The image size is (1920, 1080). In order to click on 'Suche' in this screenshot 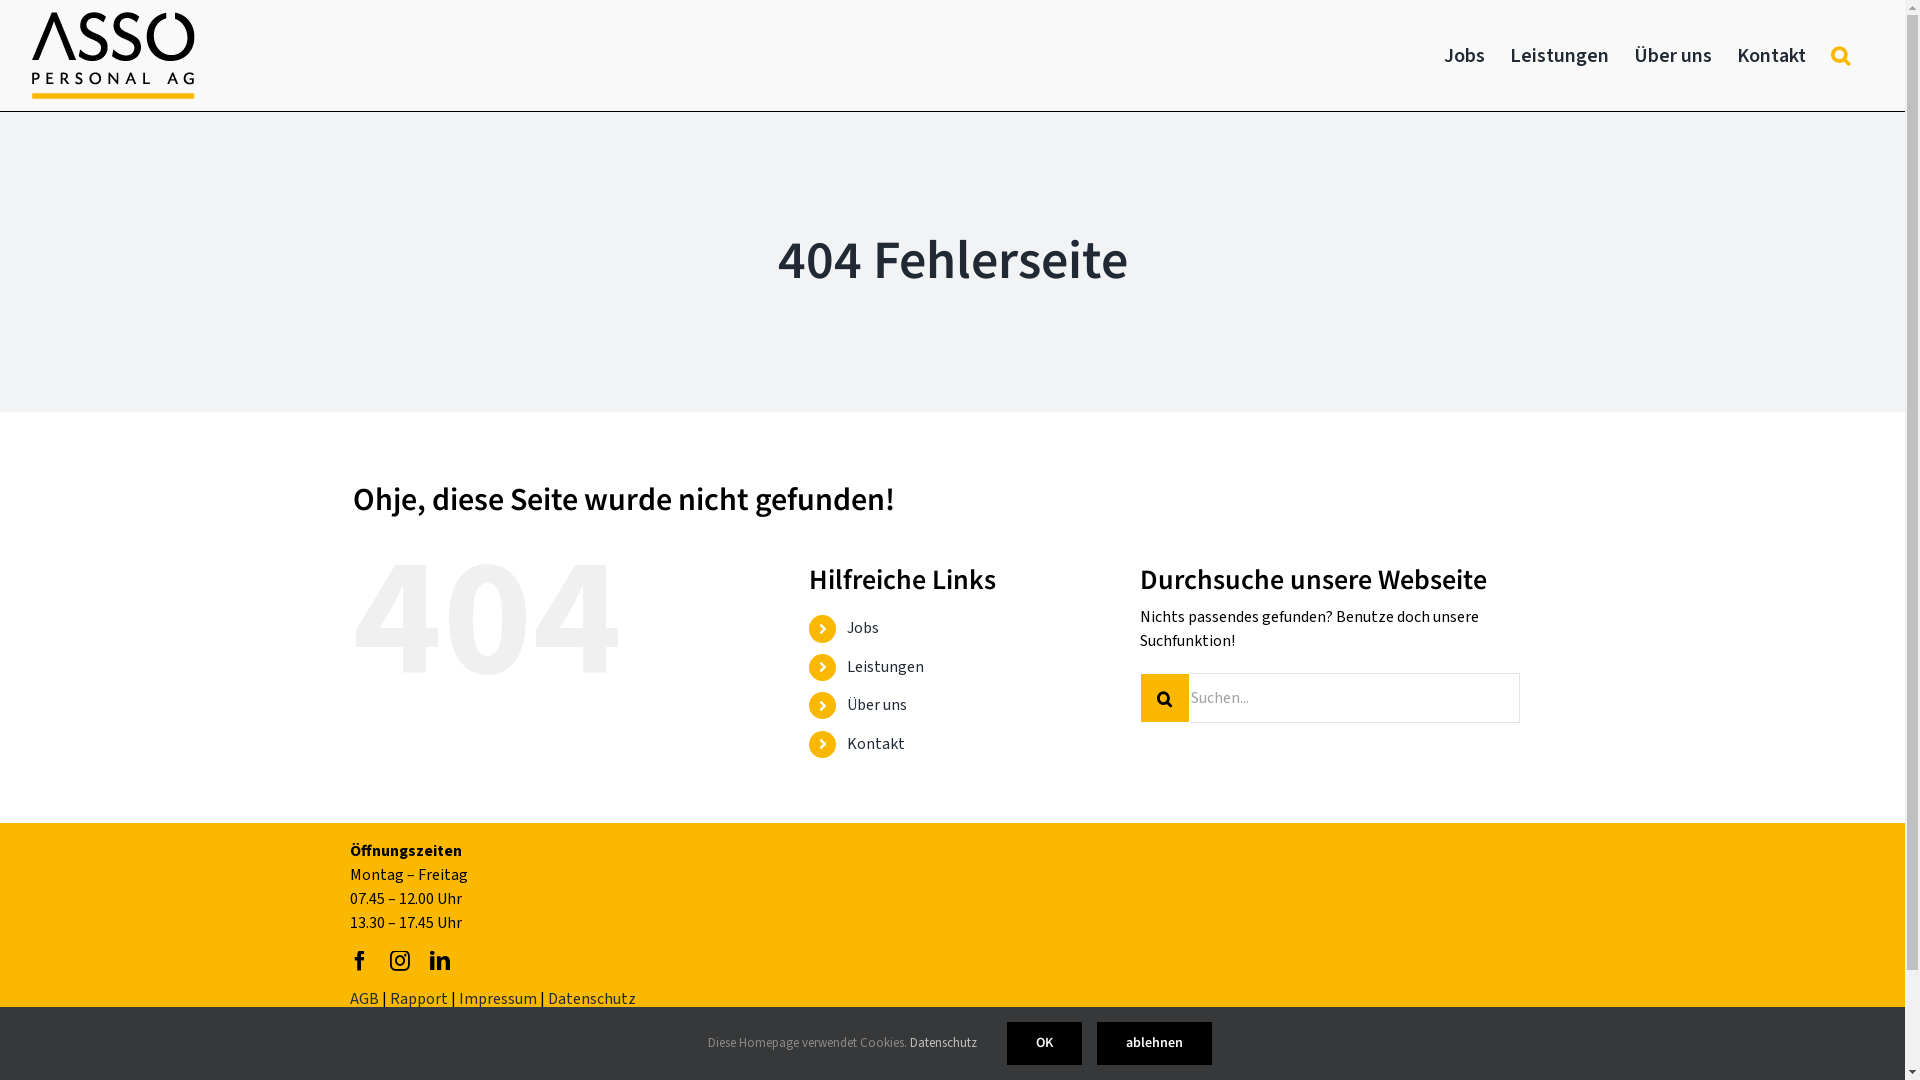, I will do `click(1840, 54)`.